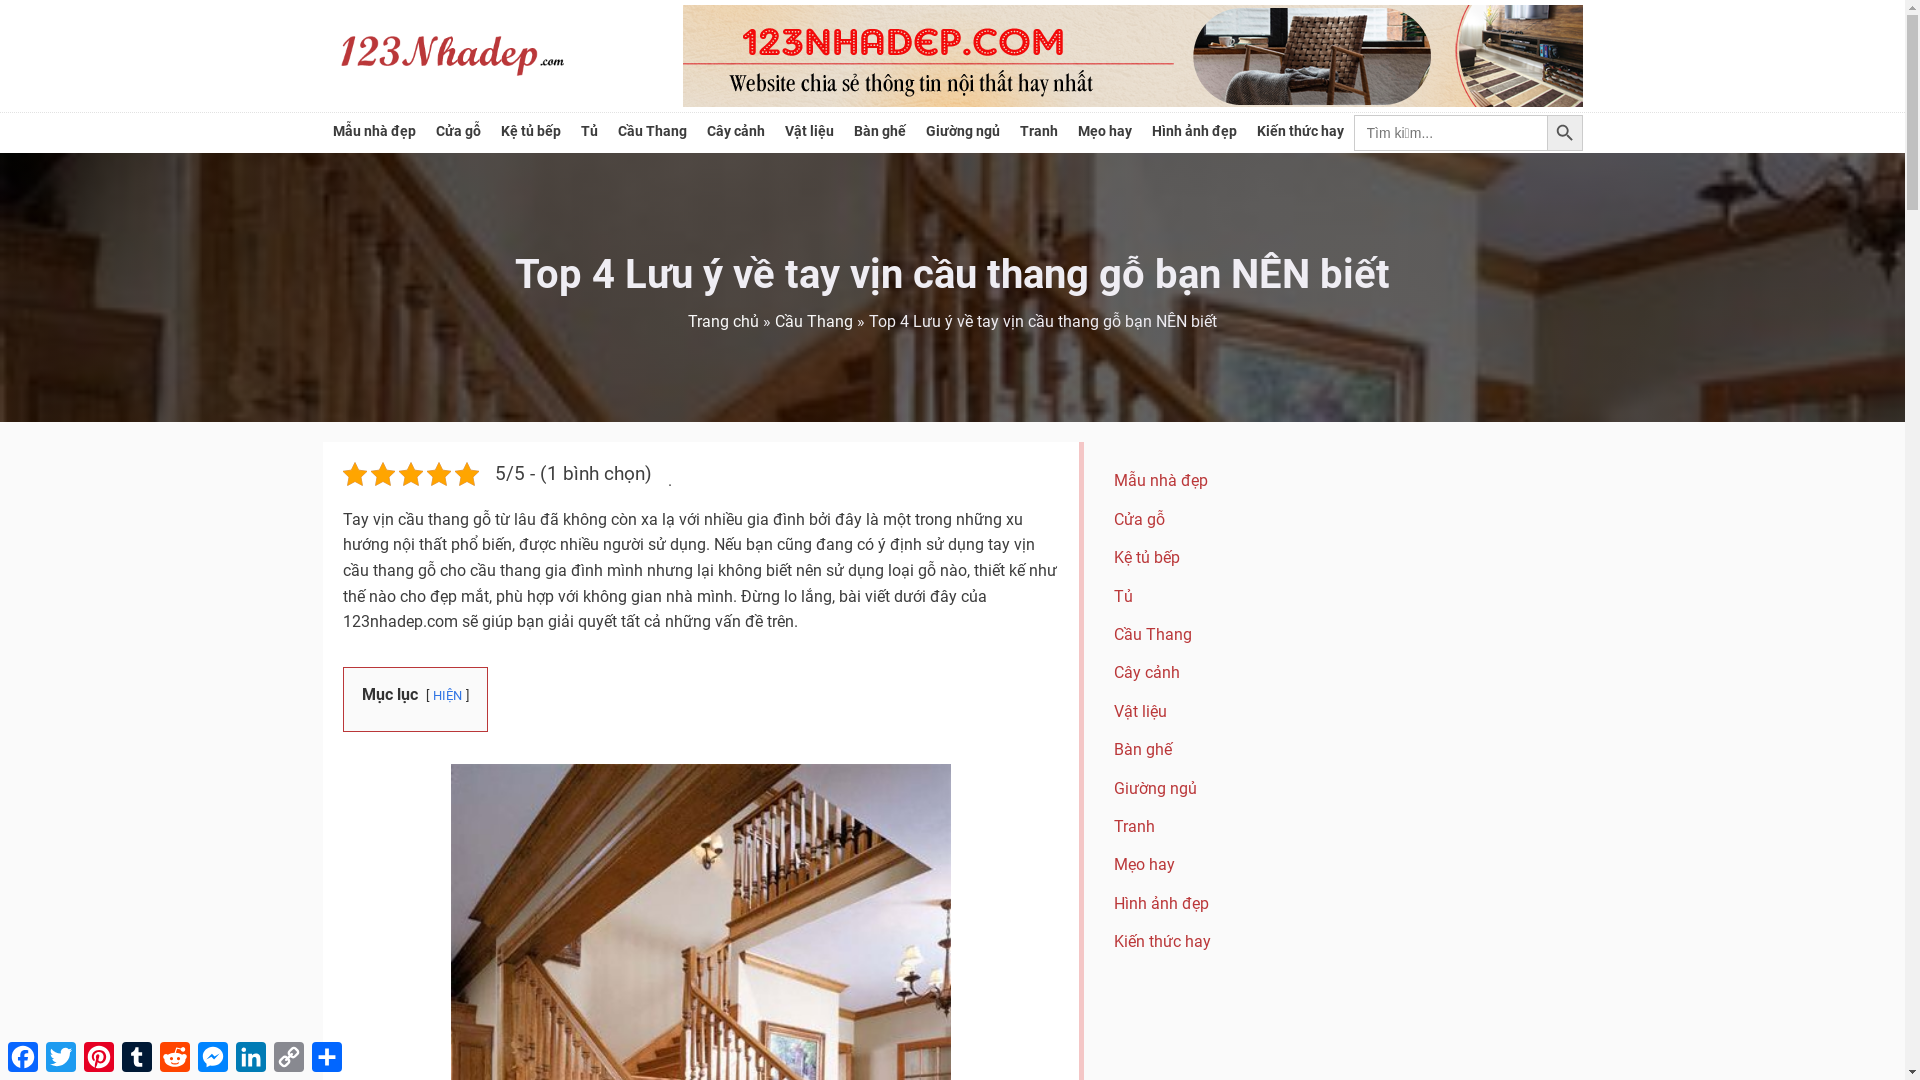  I want to click on 'LinkedIn', so click(231, 1055).